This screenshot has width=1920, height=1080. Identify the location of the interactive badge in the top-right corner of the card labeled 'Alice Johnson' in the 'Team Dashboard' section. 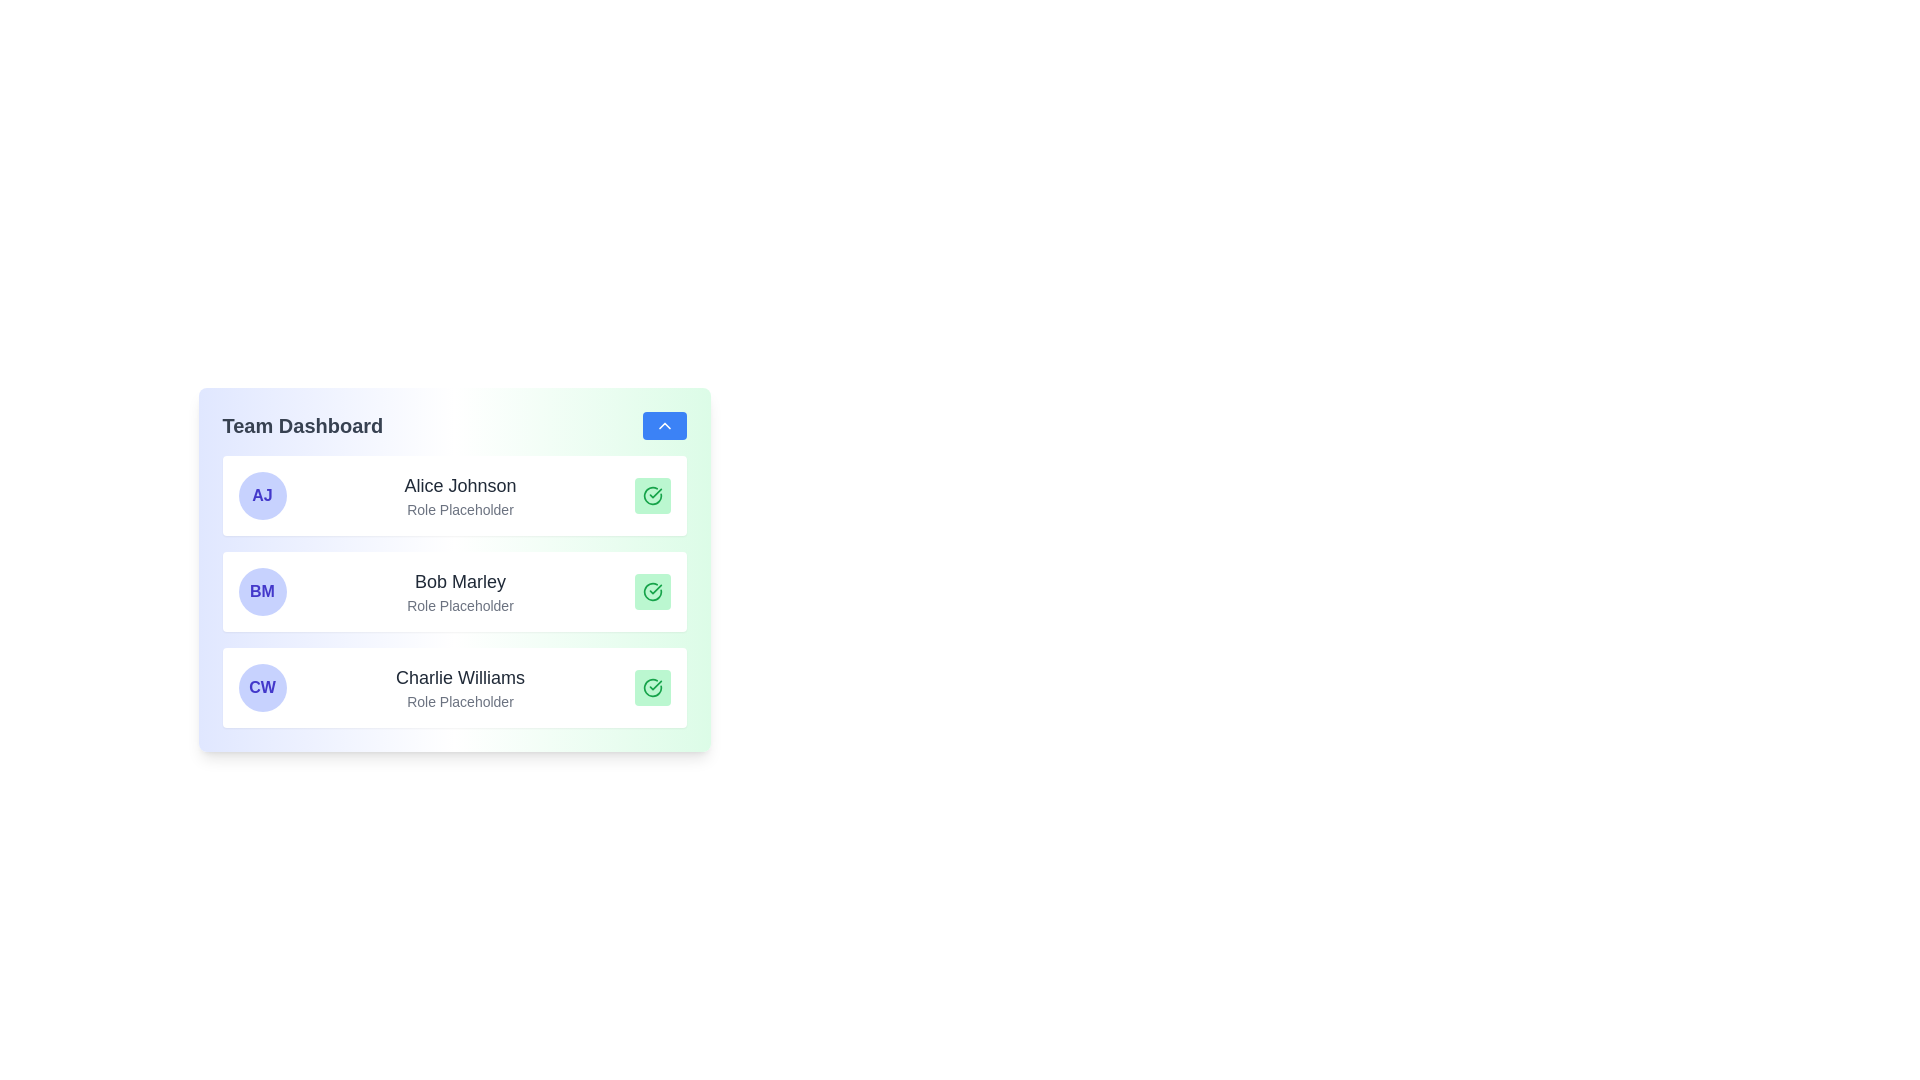
(652, 495).